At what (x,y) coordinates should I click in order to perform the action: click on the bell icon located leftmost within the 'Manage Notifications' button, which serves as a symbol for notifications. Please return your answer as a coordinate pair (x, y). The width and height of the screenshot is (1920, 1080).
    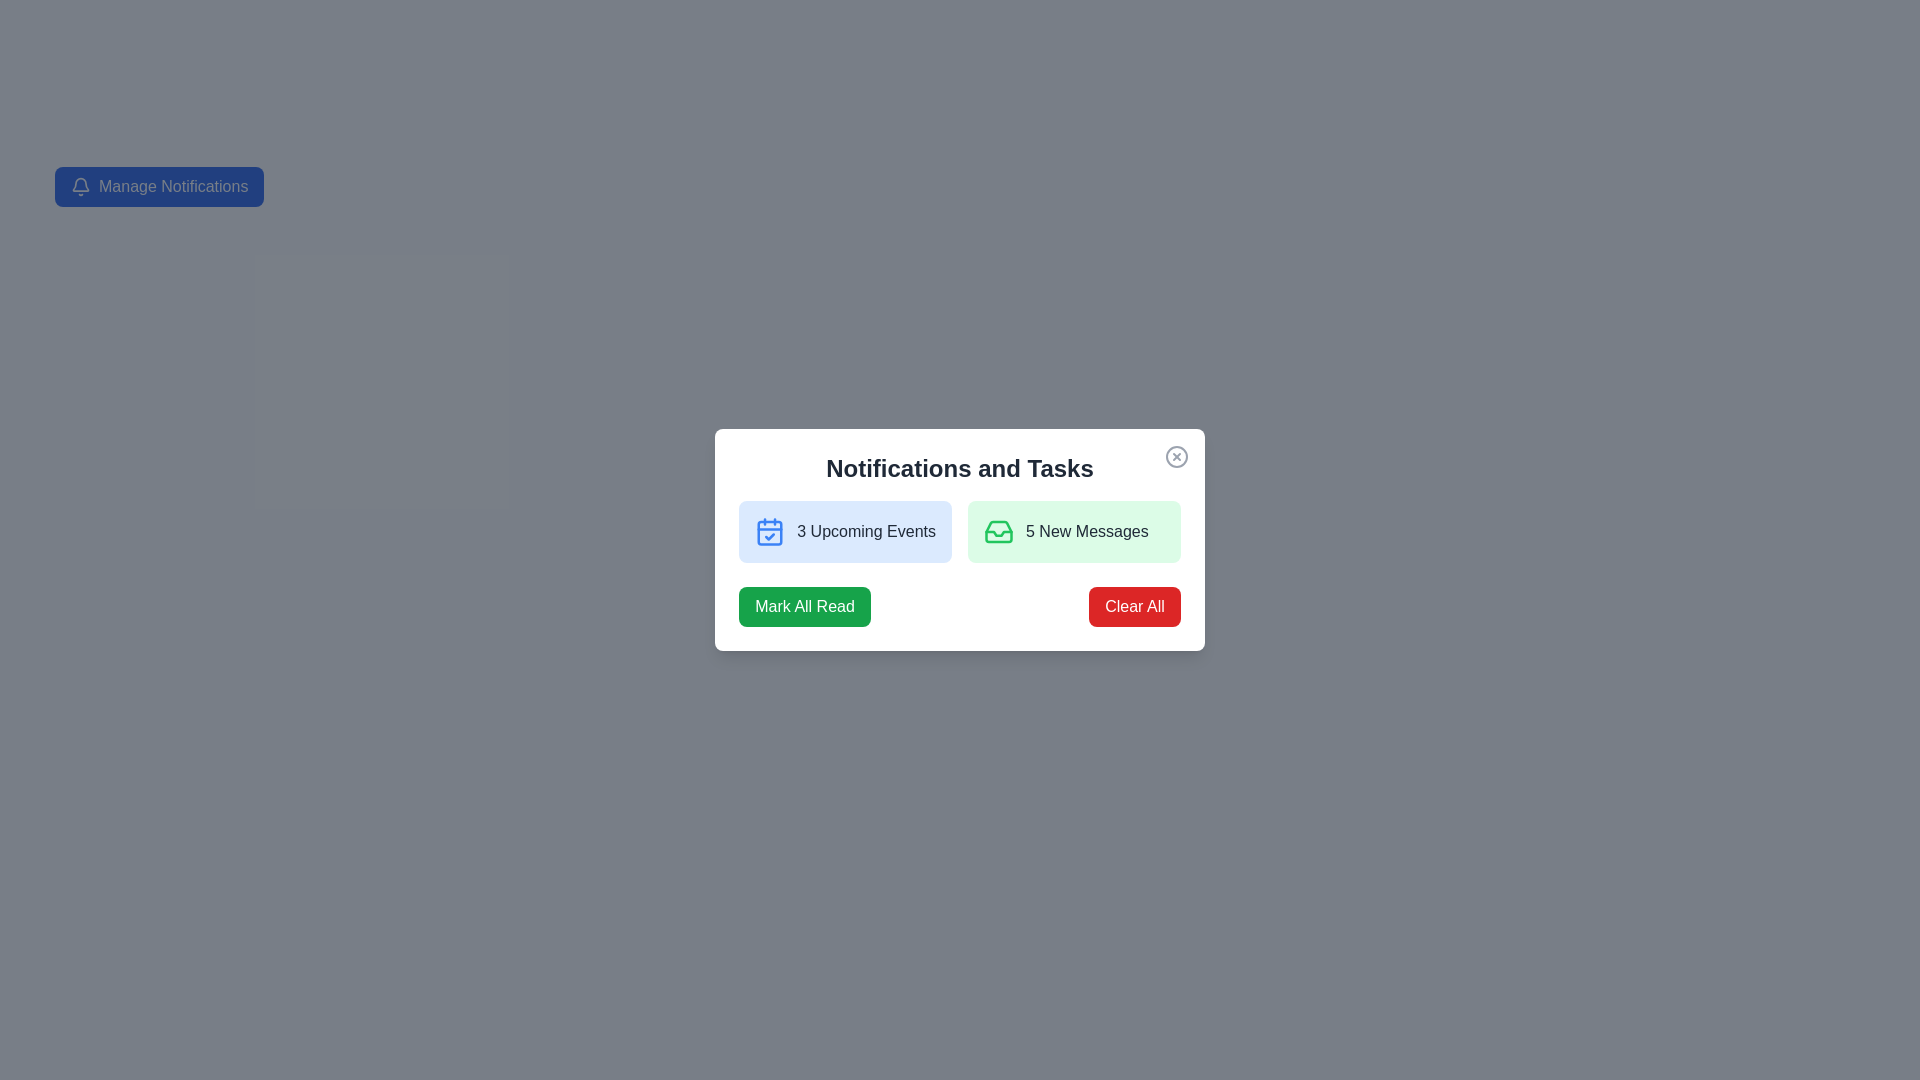
    Looking at the image, I should click on (80, 186).